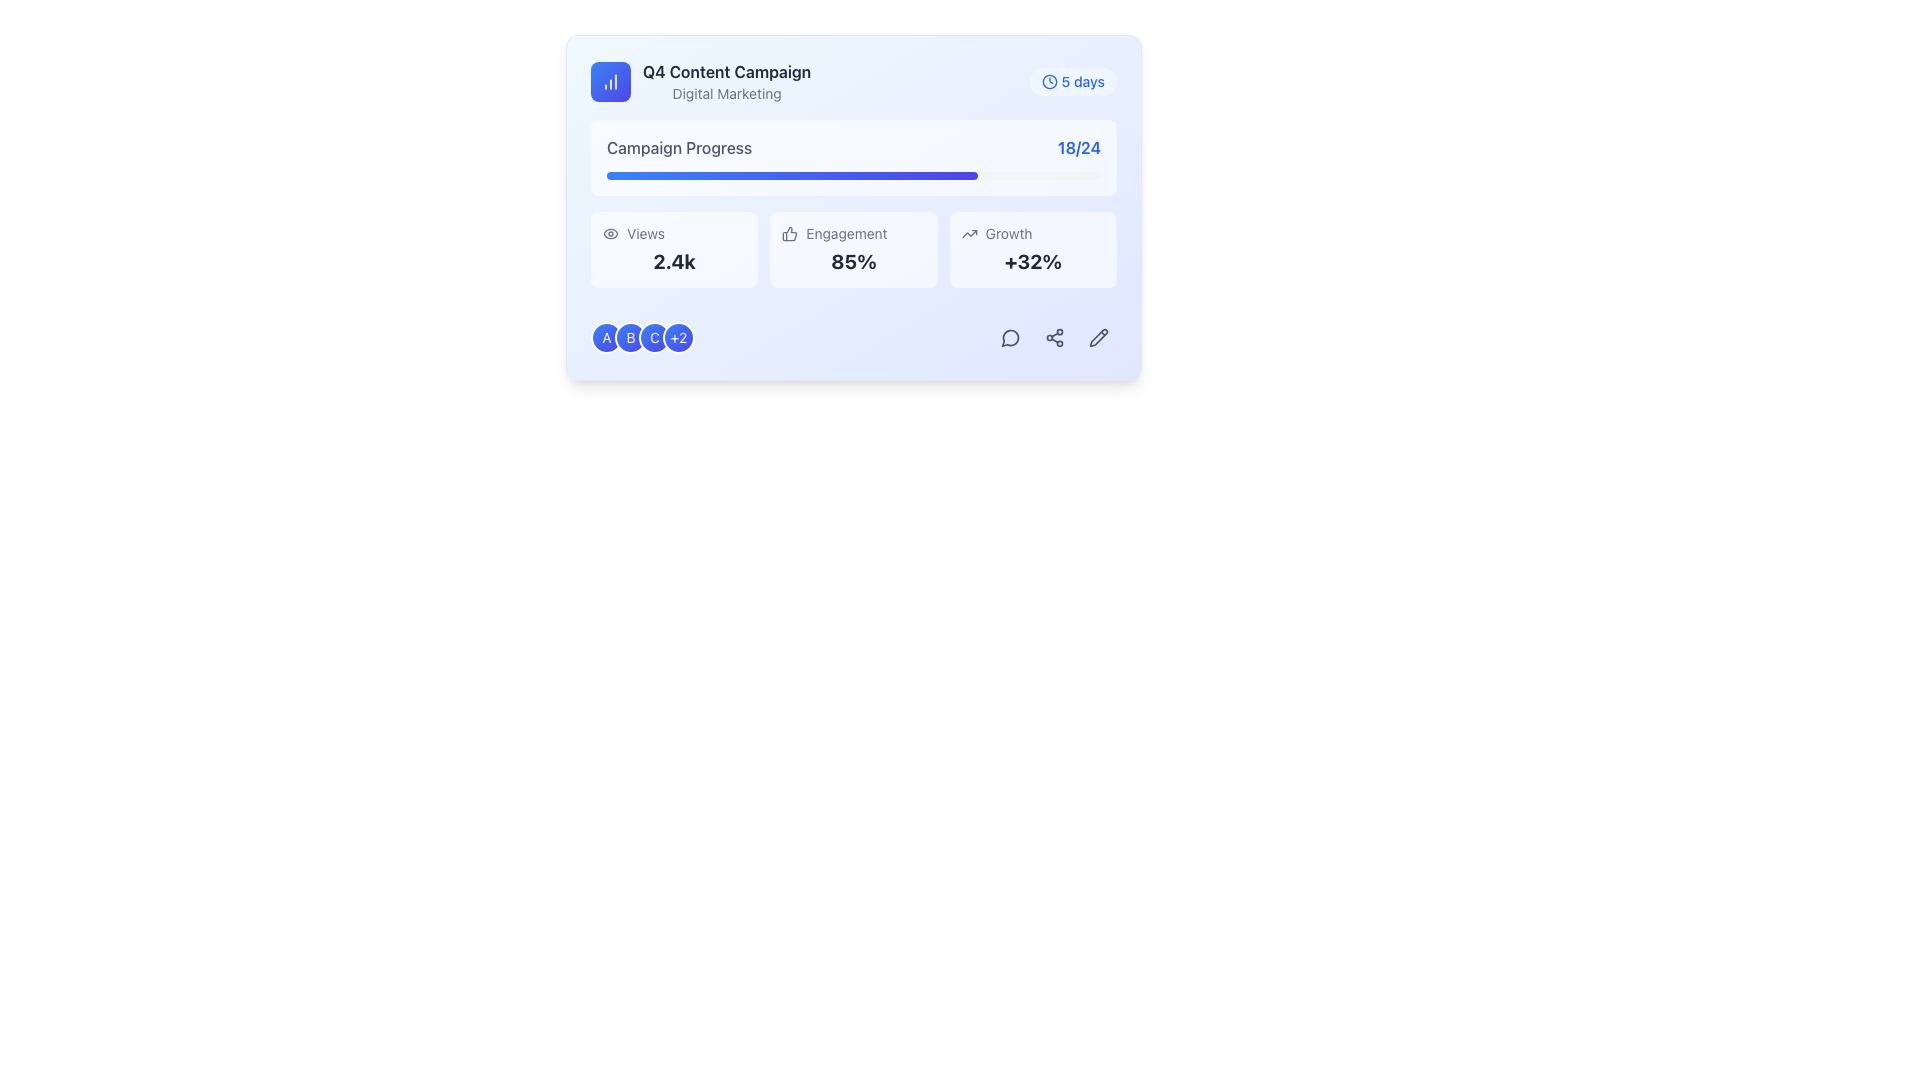  I want to click on the circular share button with a gray icon resembling three connected dots, so click(1054, 337).